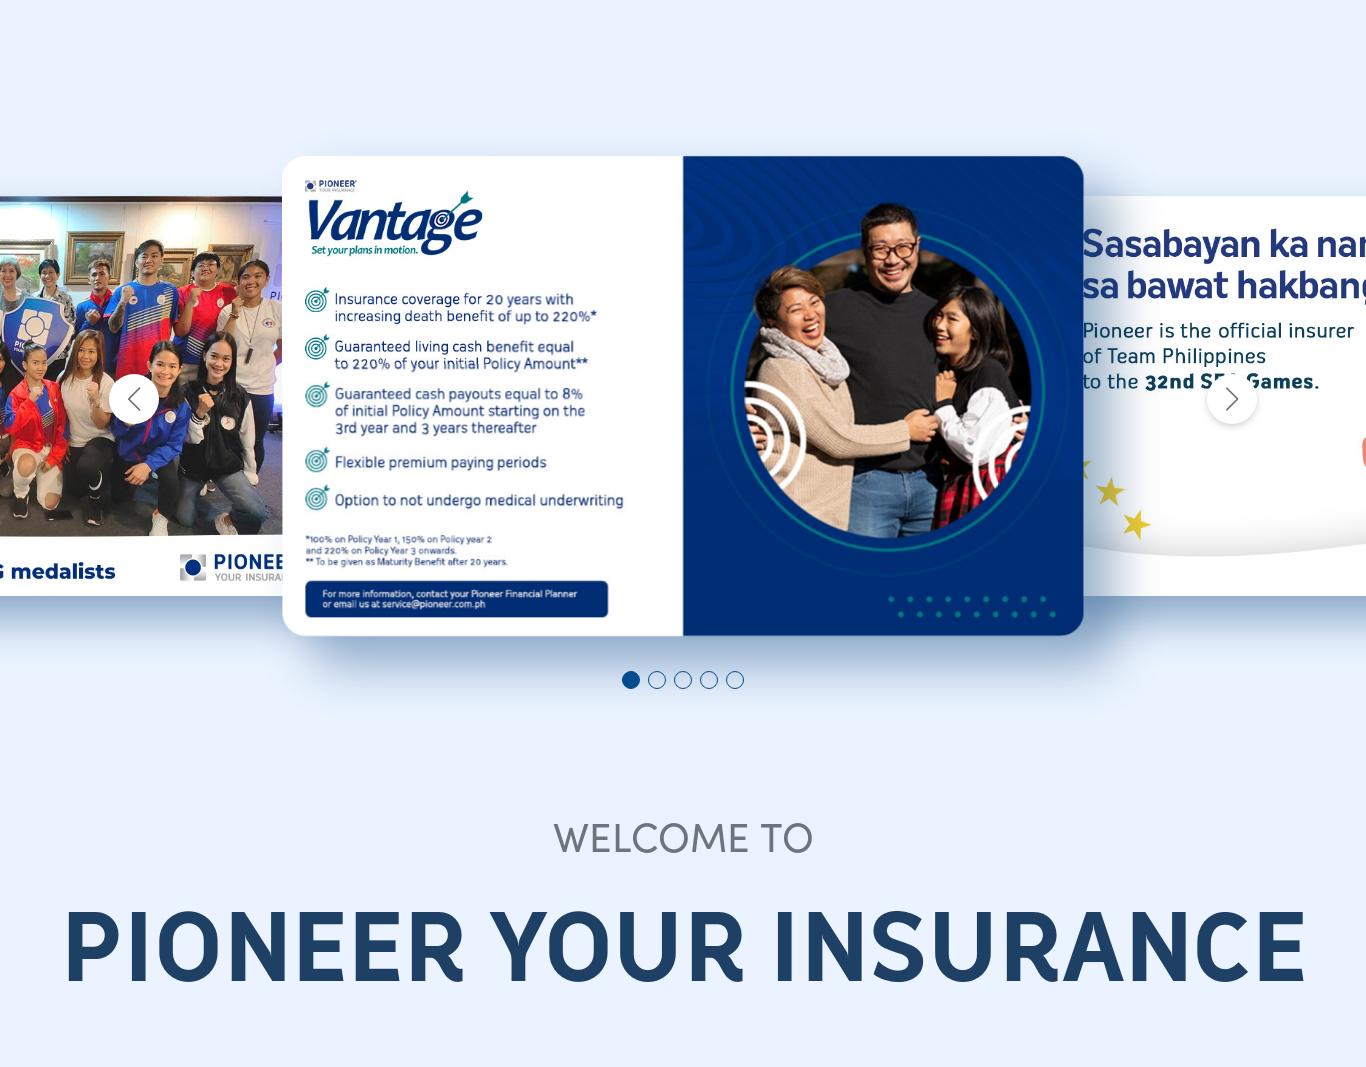 This screenshot has height=1067, width=1366. I want to click on 'Follow Us!', so click(681, 848).